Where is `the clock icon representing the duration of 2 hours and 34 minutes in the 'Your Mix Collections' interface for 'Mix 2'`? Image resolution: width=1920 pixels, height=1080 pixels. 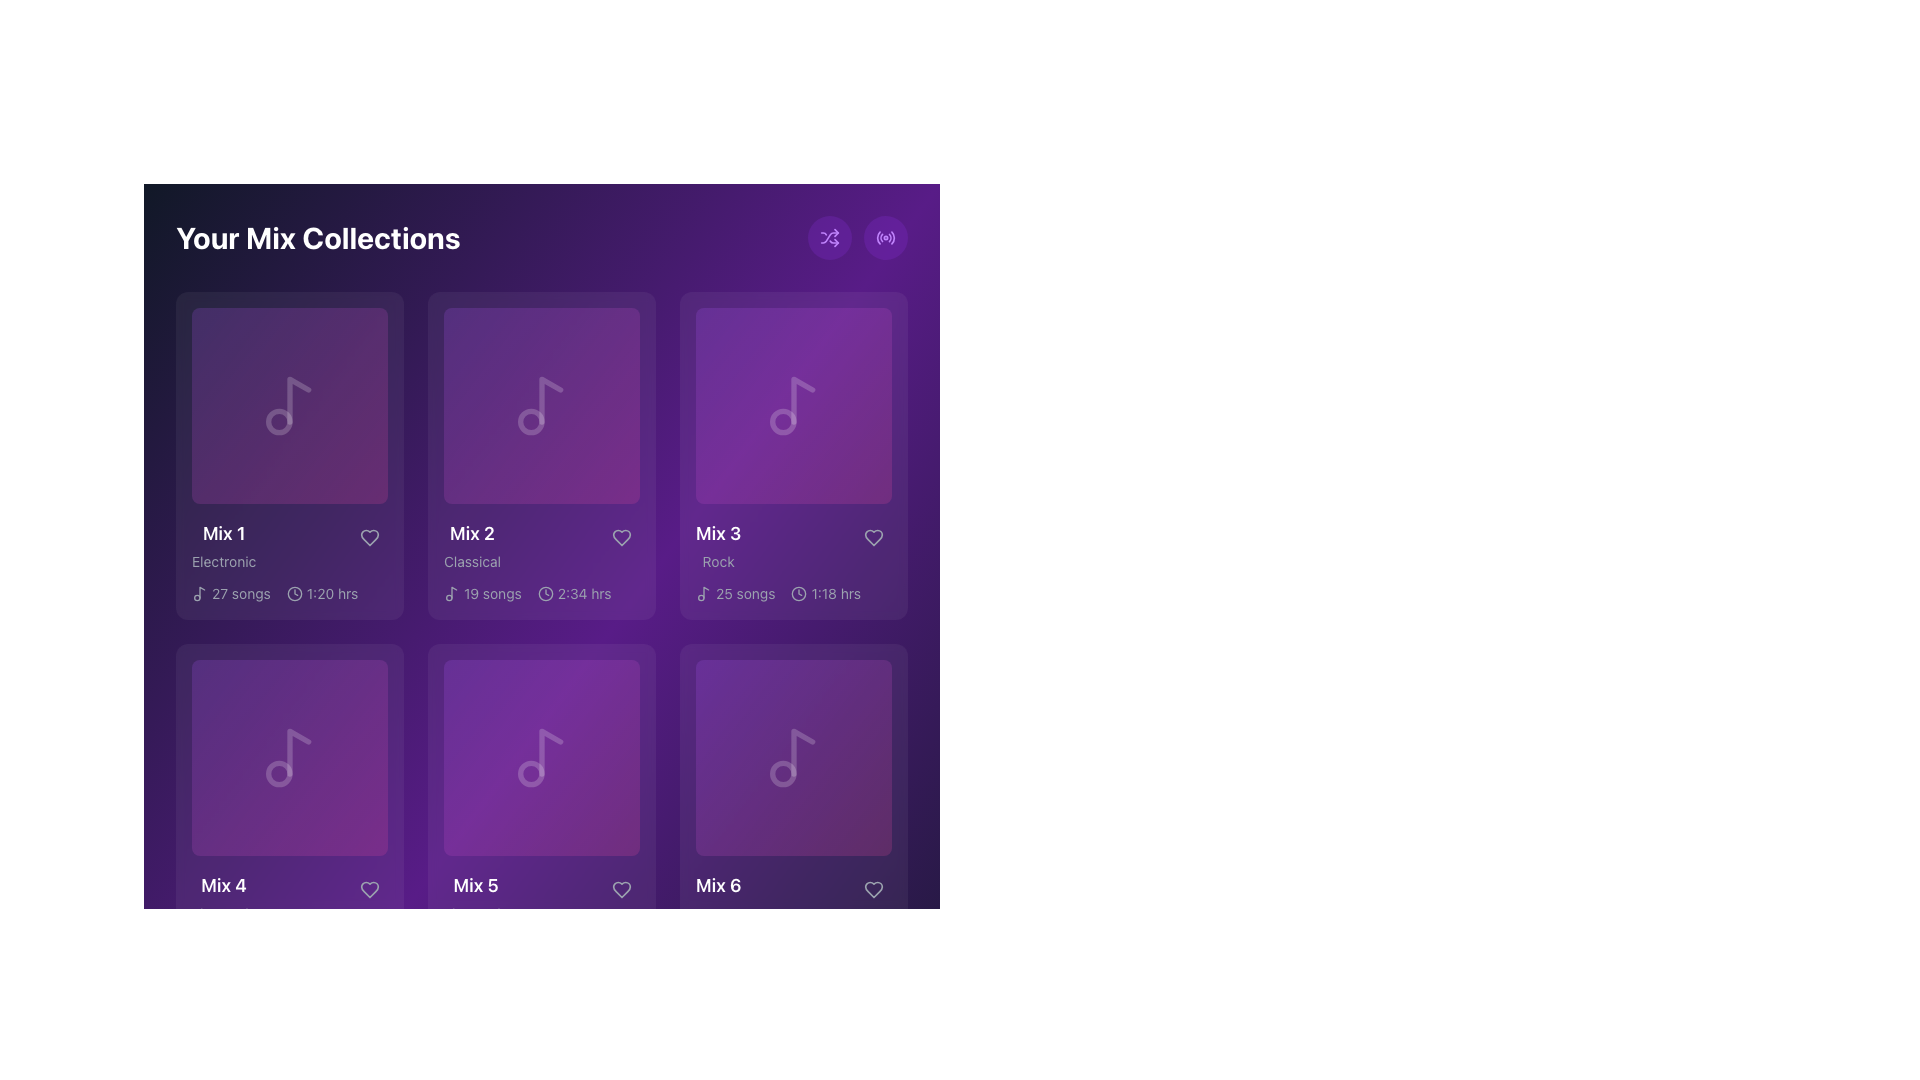
the clock icon representing the duration of 2 hours and 34 minutes in the 'Your Mix Collections' interface for 'Mix 2' is located at coordinates (545, 593).